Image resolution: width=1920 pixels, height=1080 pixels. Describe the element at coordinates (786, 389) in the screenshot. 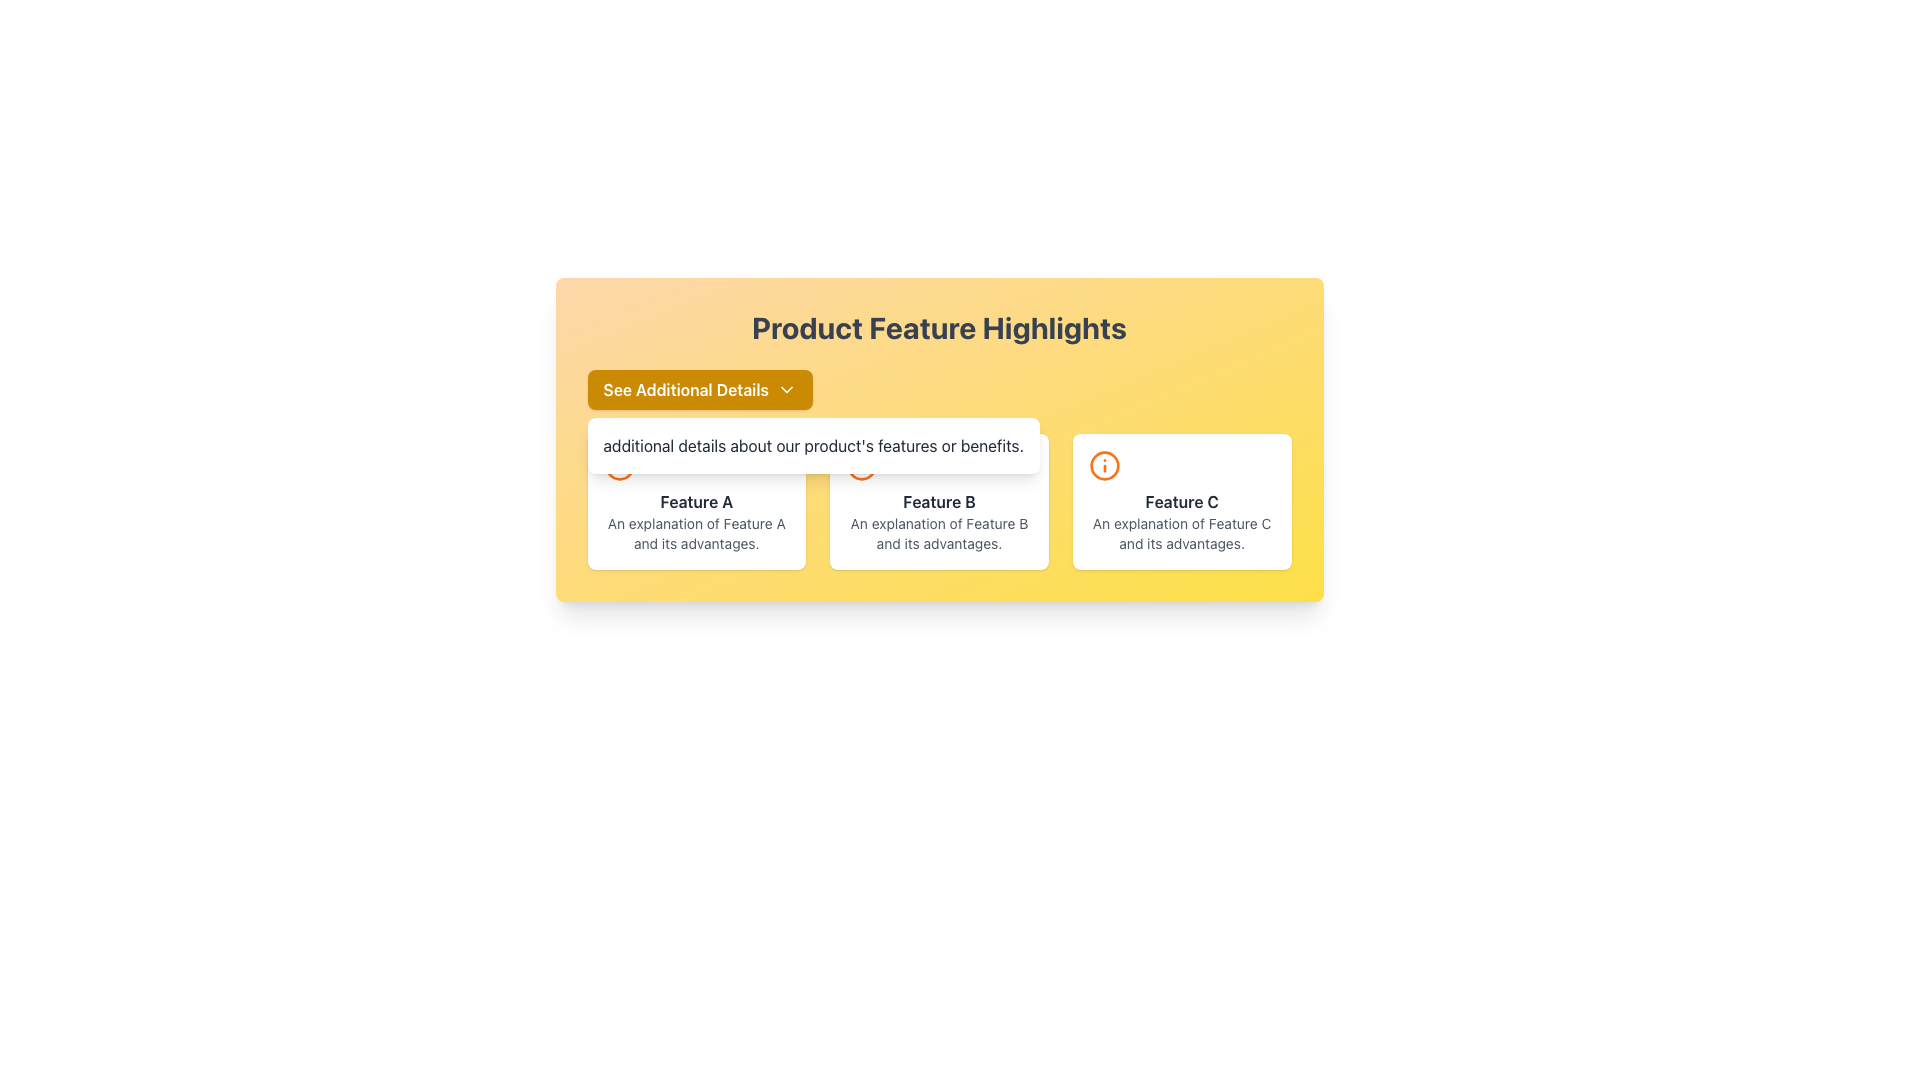

I see `the downward-facing chevron icon, which is styled with a thin black stroke and is adjacent to the text 'See Additional Details'` at that location.